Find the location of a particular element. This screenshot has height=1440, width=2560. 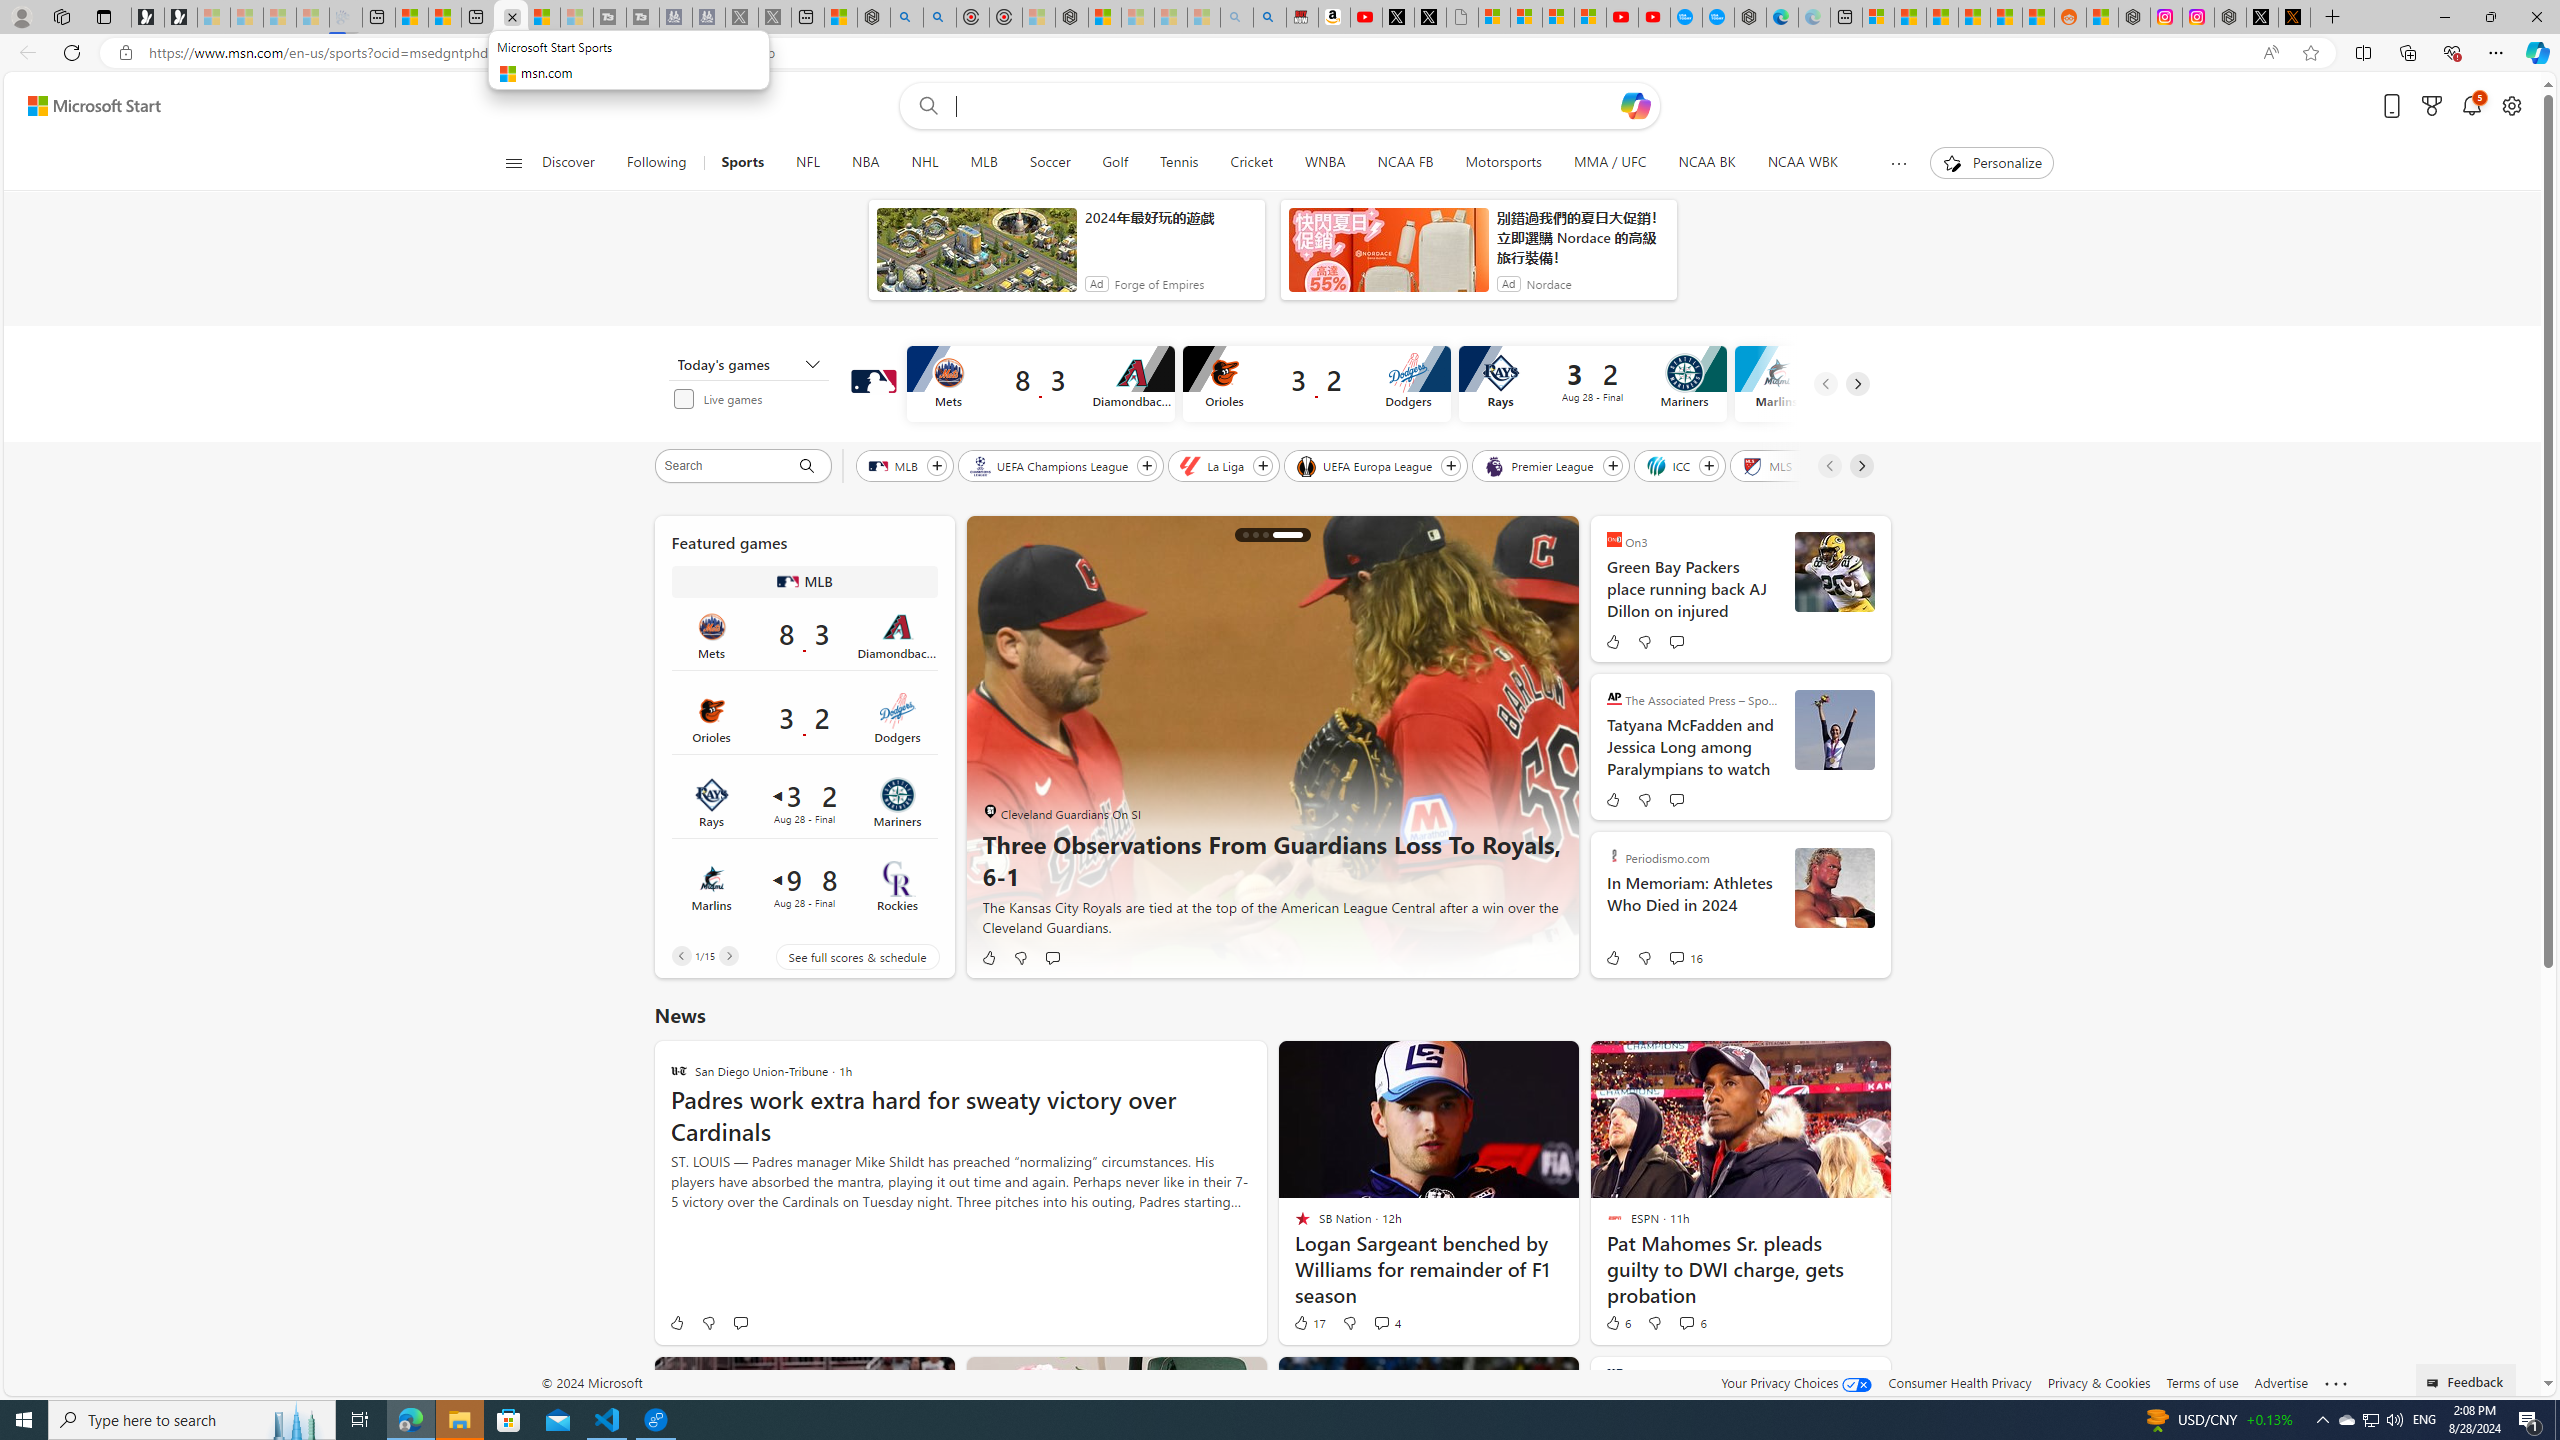

'Follow MLB' is located at coordinates (935, 466).